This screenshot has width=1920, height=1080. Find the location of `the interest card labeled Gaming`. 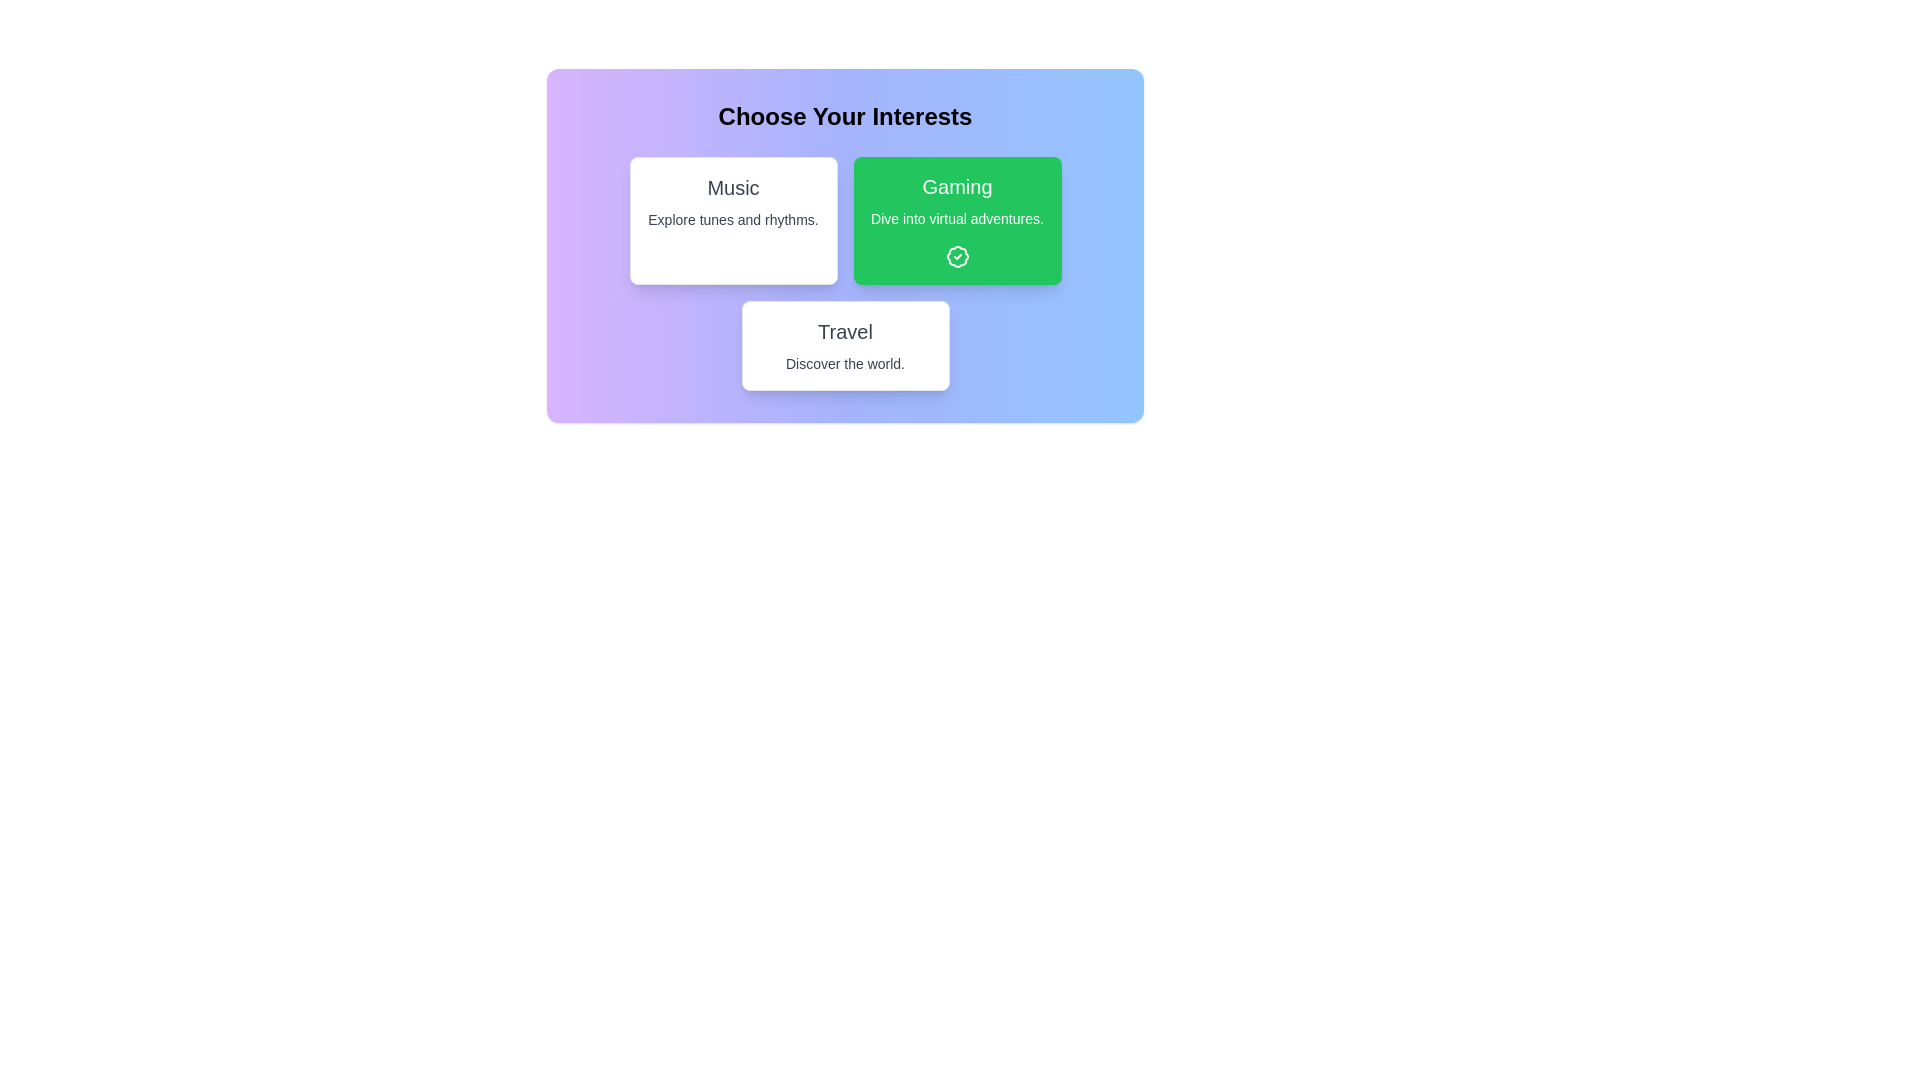

the interest card labeled Gaming is located at coordinates (956, 220).